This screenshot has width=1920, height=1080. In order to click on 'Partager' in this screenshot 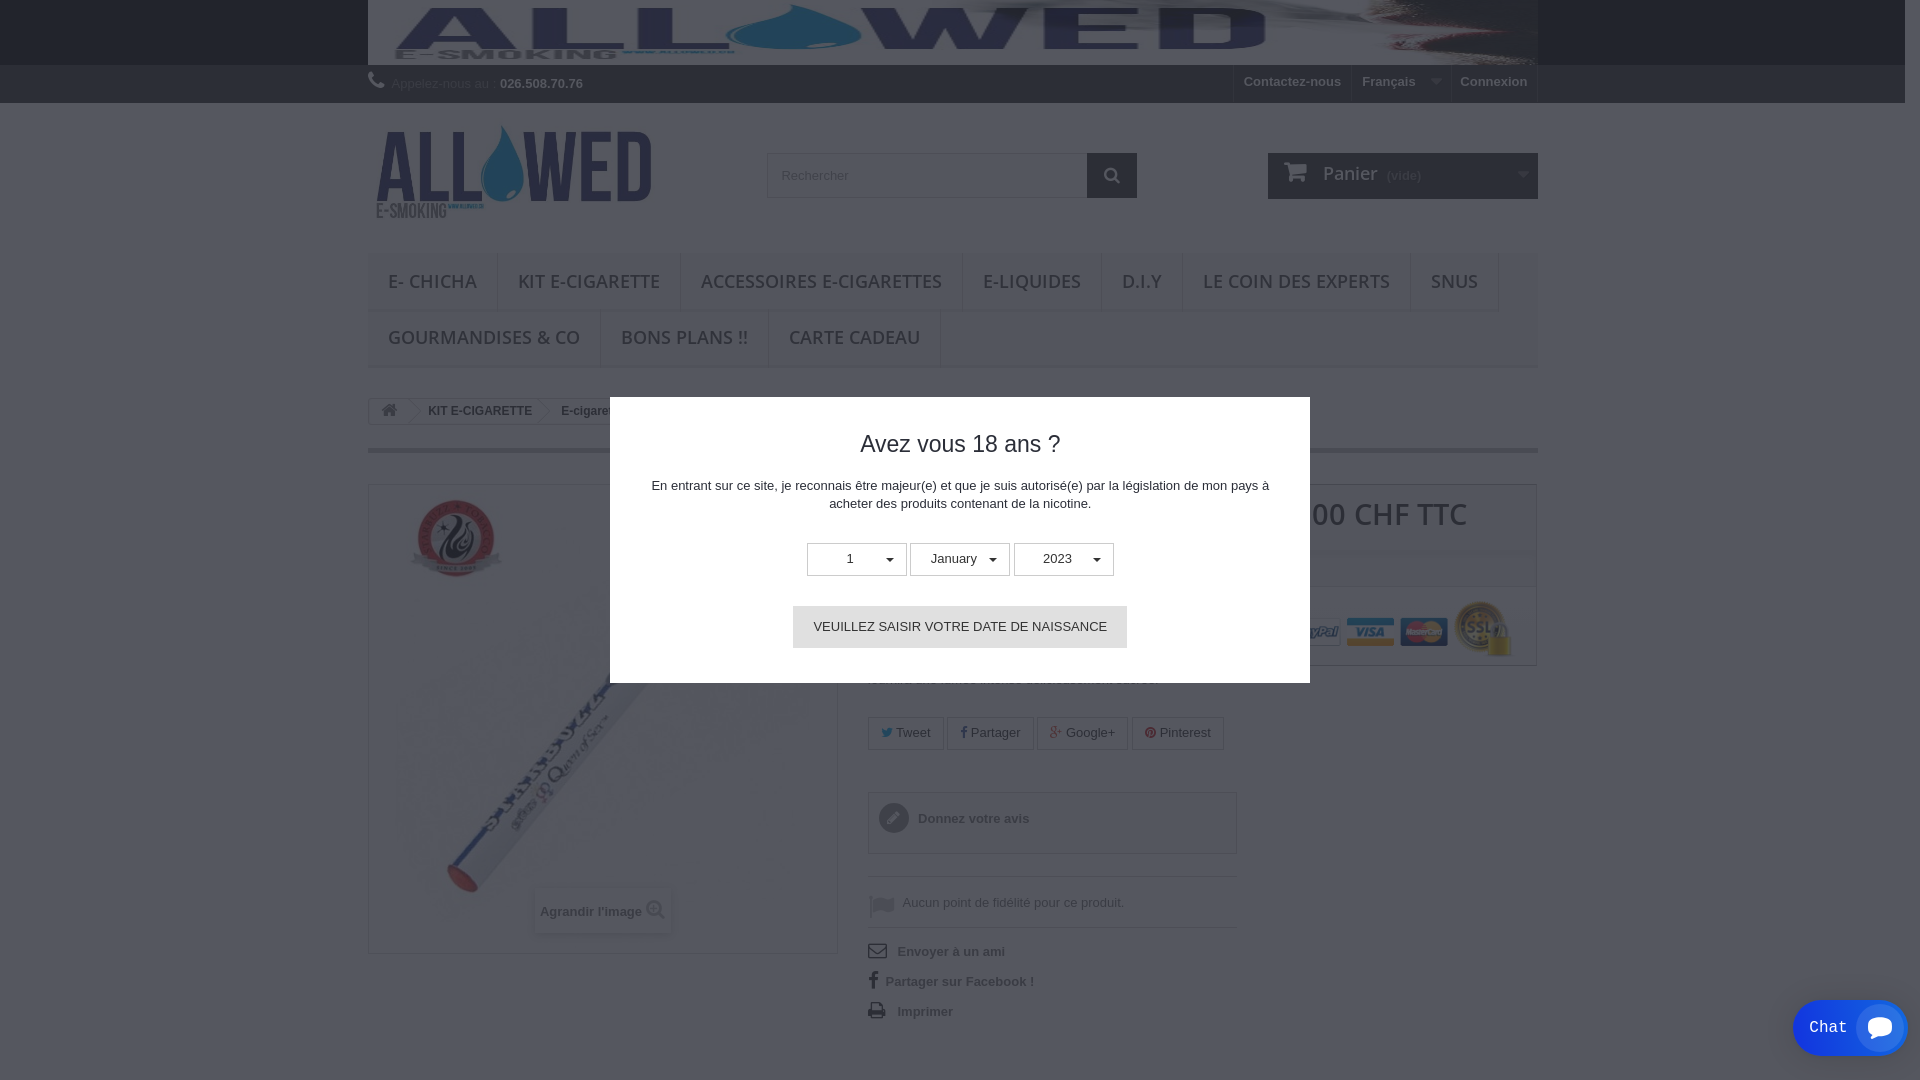, I will do `click(989, 733)`.